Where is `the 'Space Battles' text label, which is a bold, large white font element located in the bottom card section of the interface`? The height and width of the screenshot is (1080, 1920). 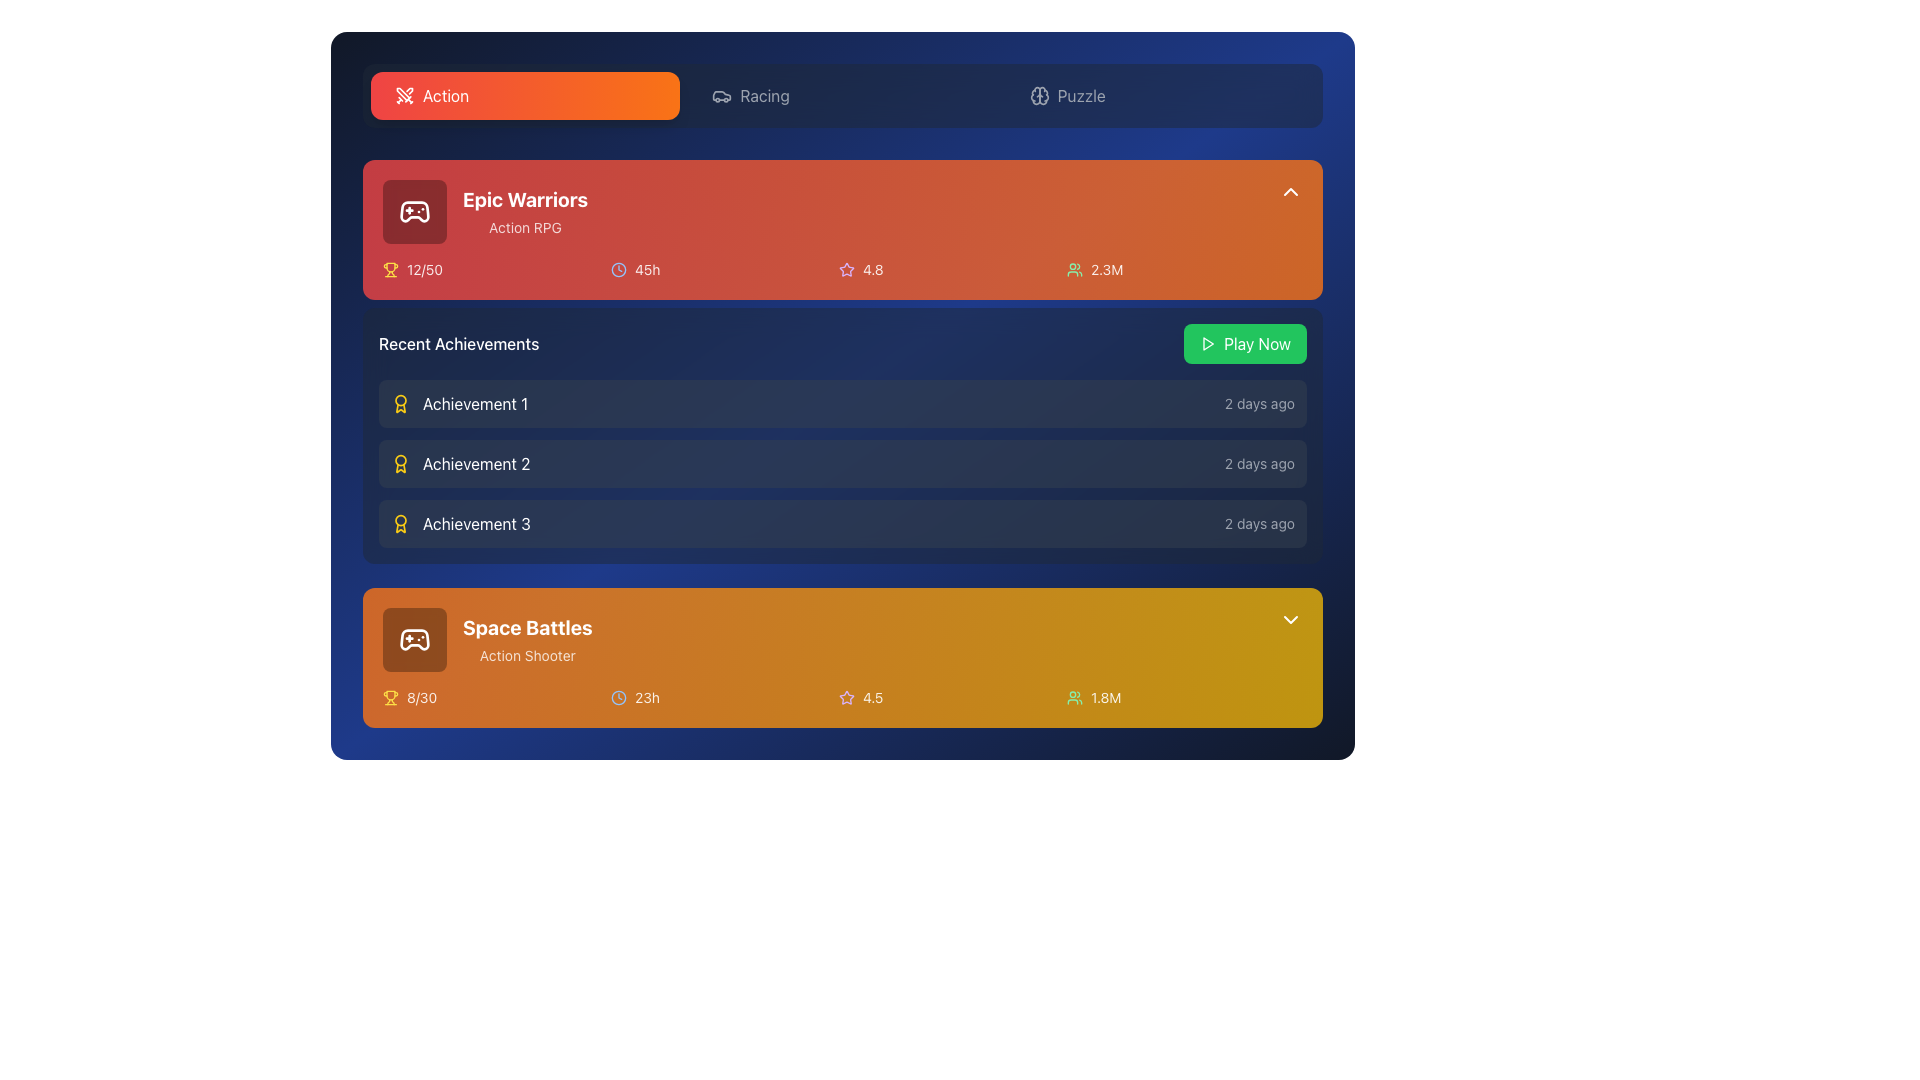
the 'Space Battles' text label, which is a bold, large white font element located in the bottom card section of the interface is located at coordinates (527, 627).